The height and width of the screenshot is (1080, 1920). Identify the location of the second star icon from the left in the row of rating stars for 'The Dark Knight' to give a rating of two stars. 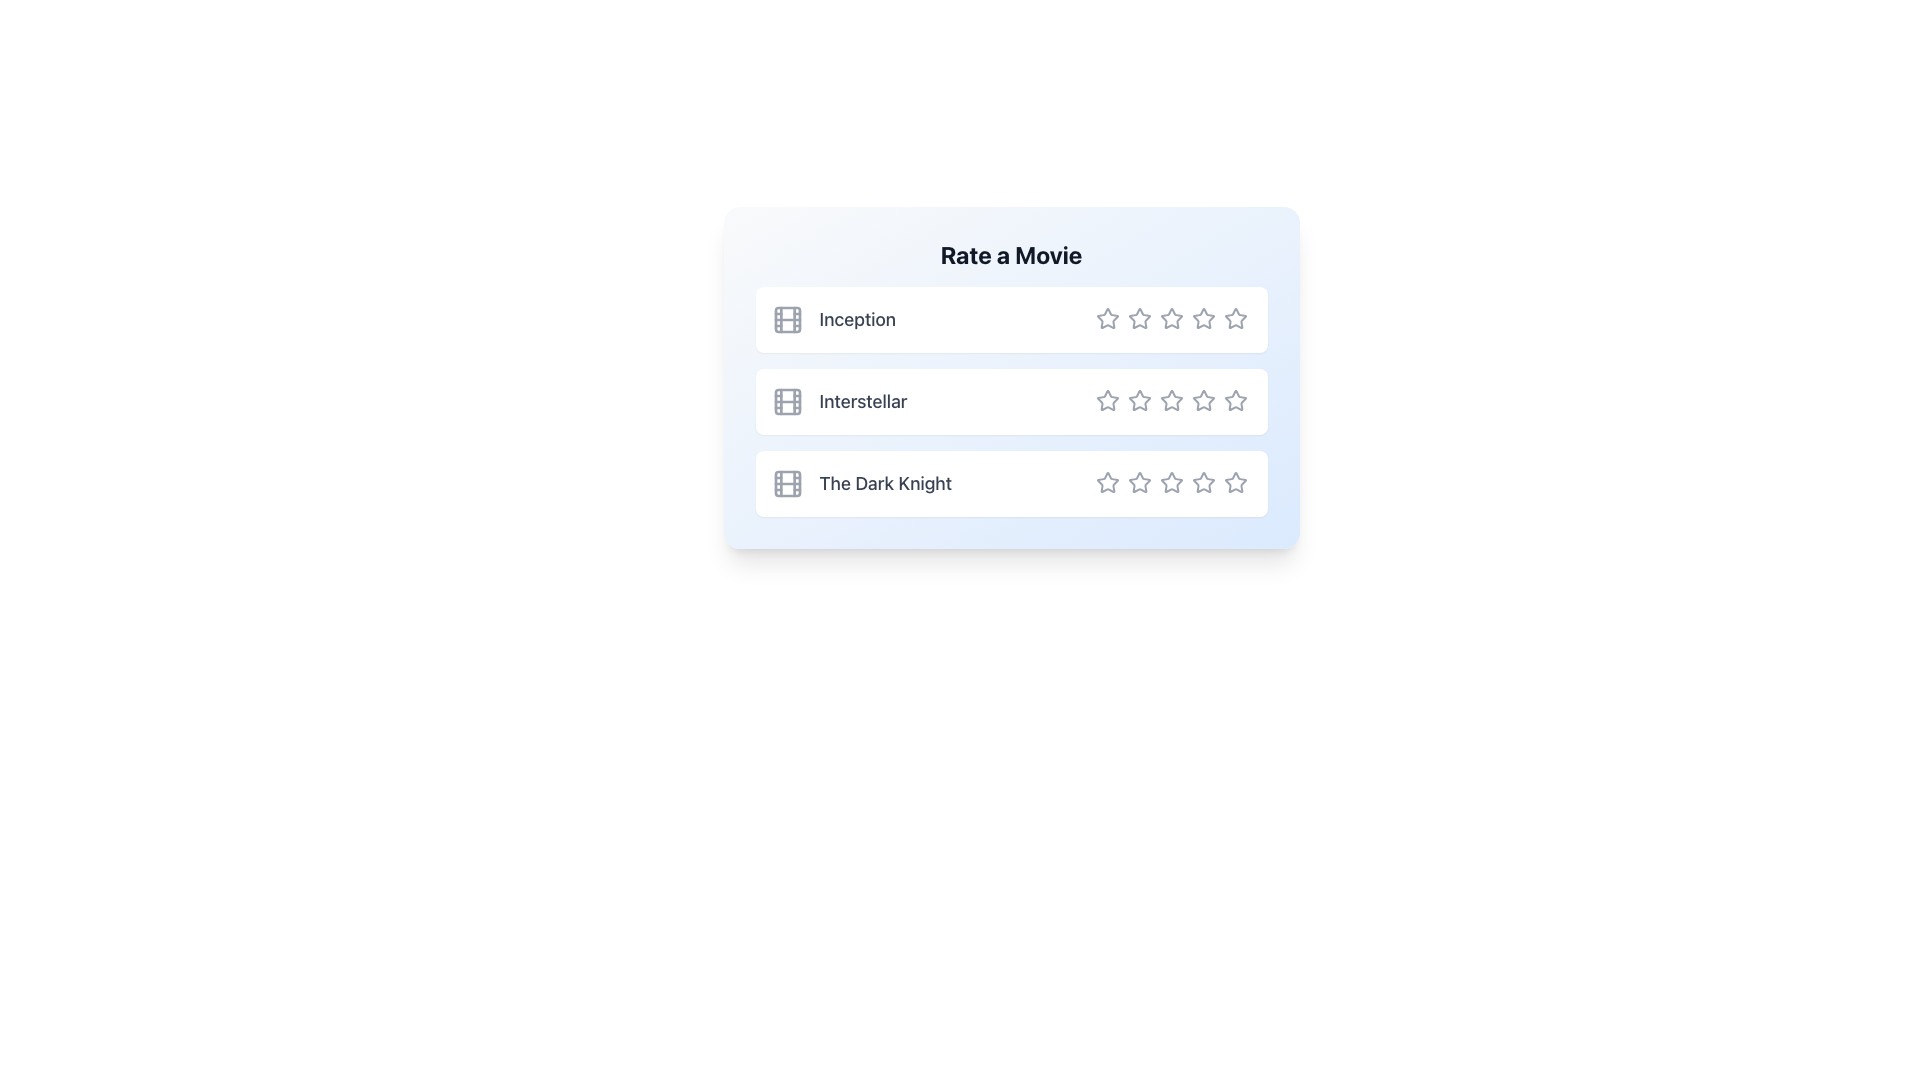
(1139, 482).